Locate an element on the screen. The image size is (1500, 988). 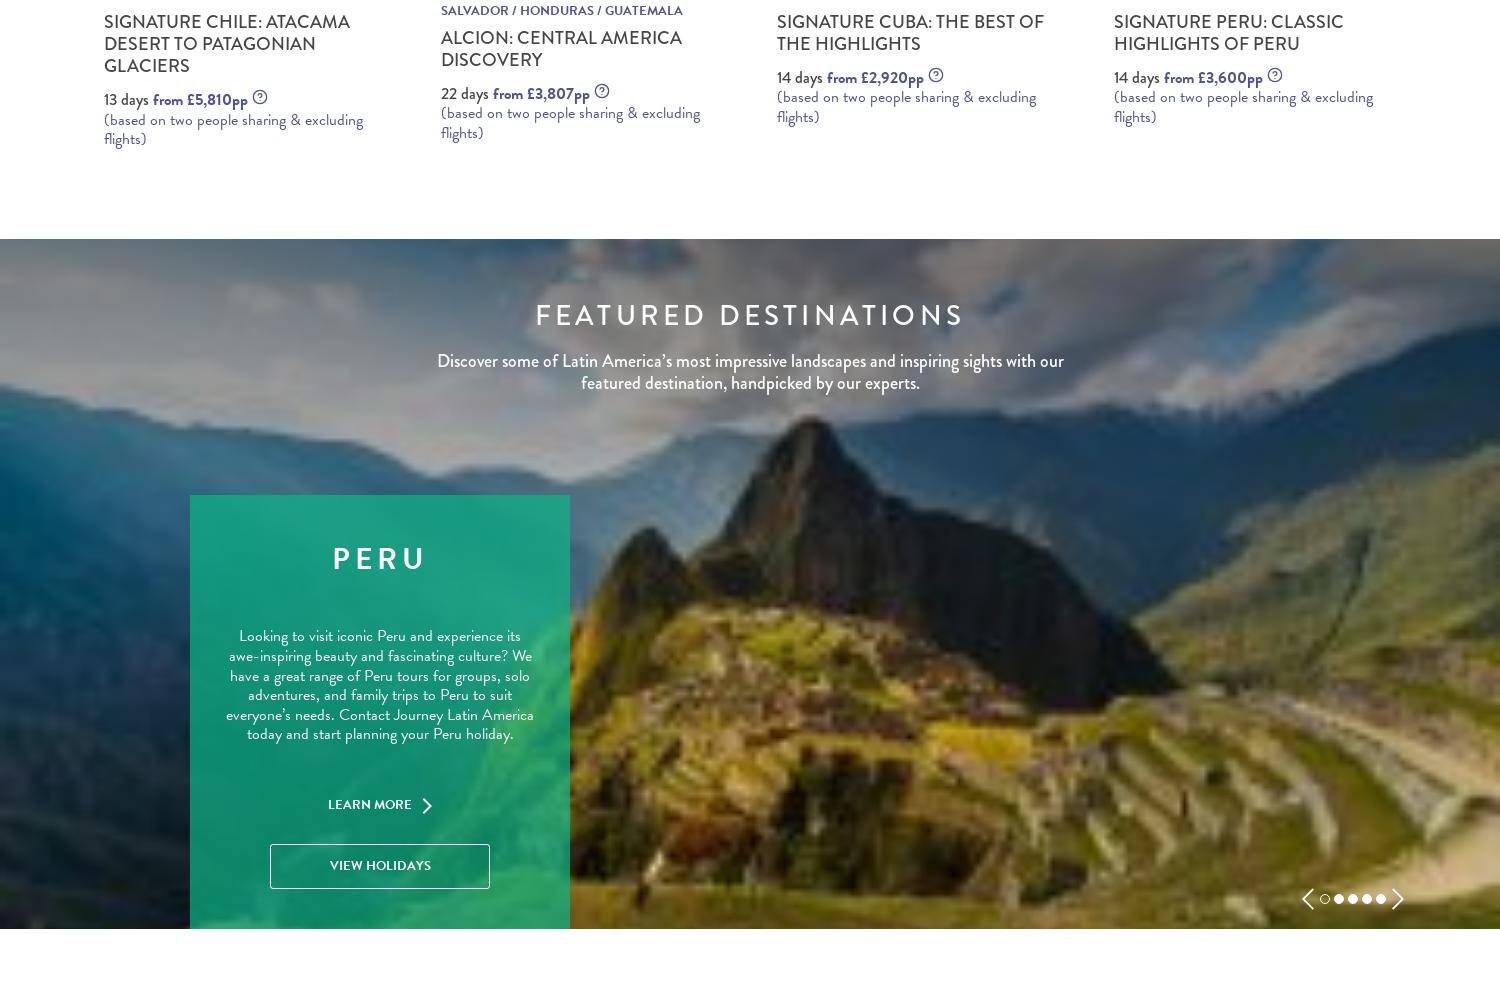
'from £2,920pp' is located at coordinates (825, 76).